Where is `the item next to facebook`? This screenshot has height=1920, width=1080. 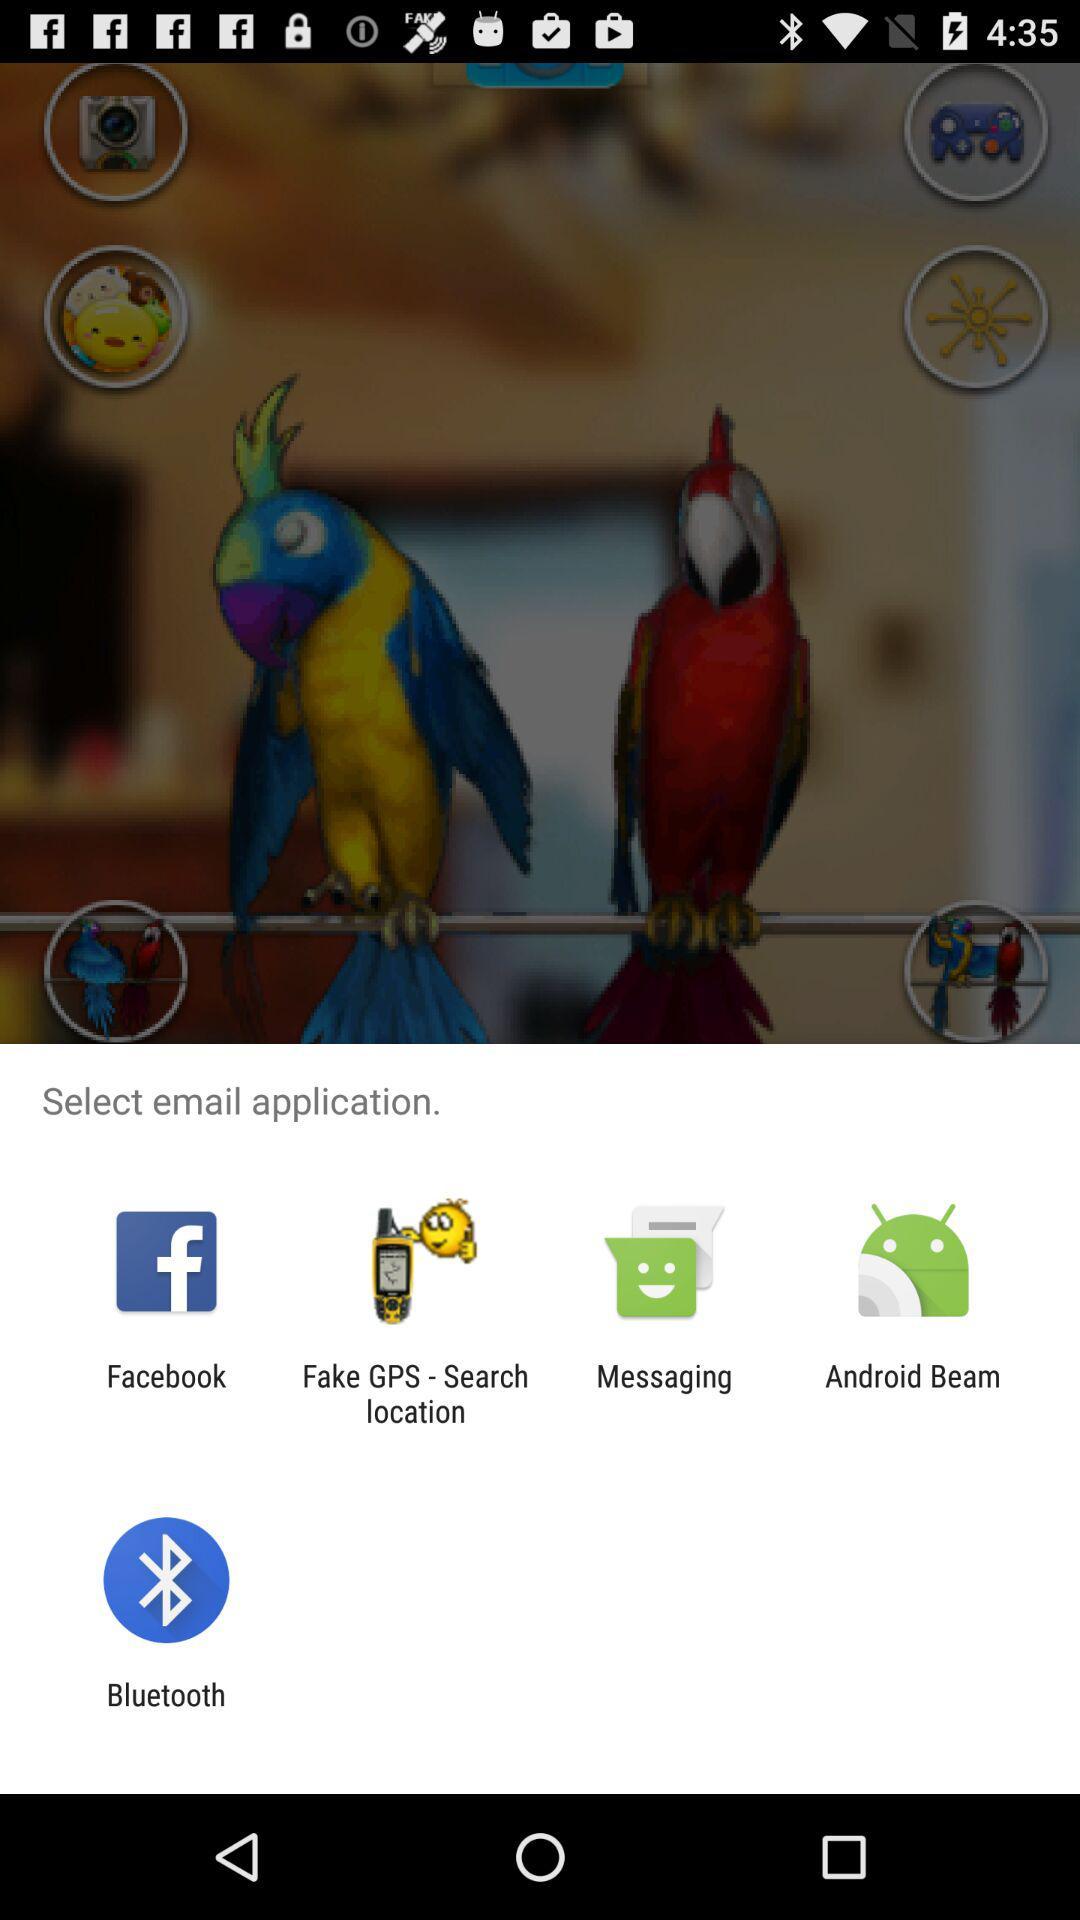 the item next to facebook is located at coordinates (414, 1392).